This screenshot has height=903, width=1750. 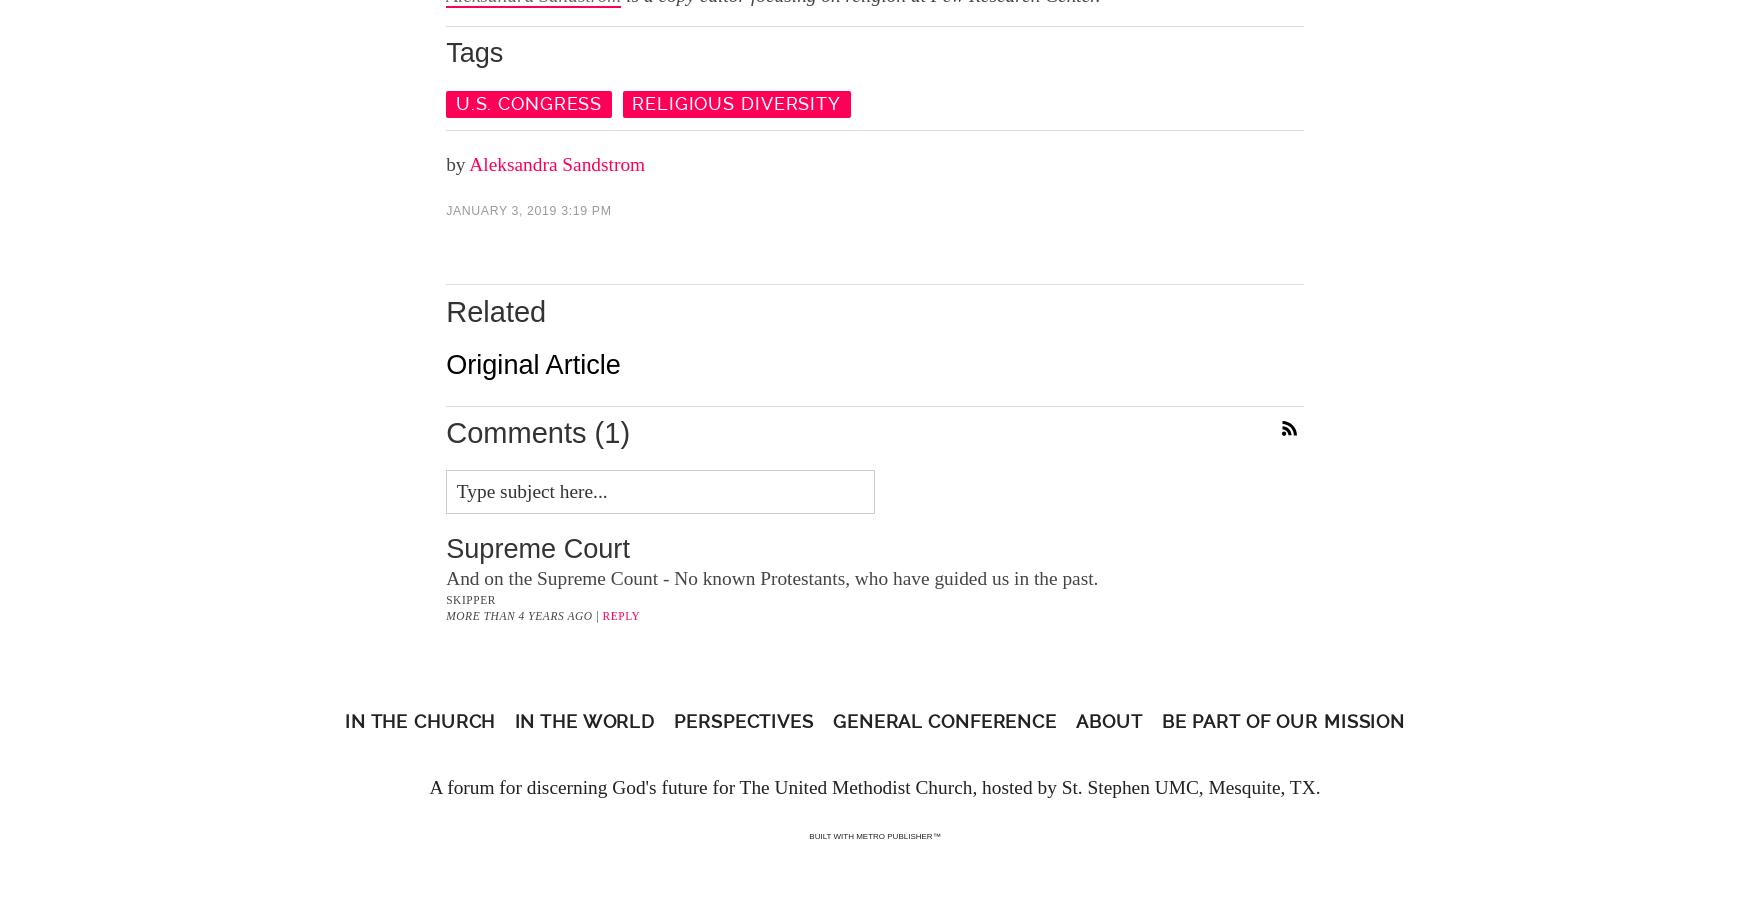 What do you see at coordinates (470, 600) in the screenshot?
I see `'Skipper'` at bounding box center [470, 600].